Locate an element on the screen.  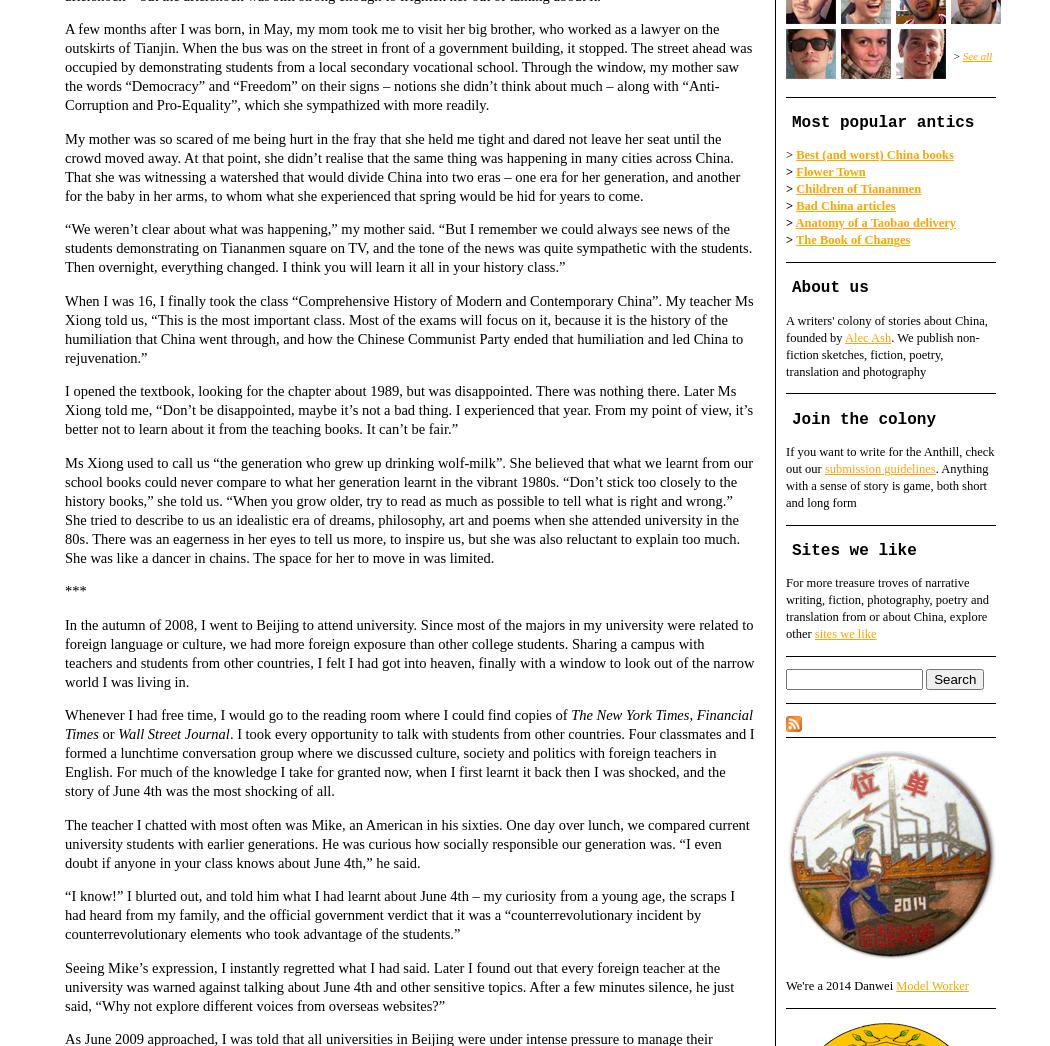
'We're a 2014 Danwei' is located at coordinates (841, 984).